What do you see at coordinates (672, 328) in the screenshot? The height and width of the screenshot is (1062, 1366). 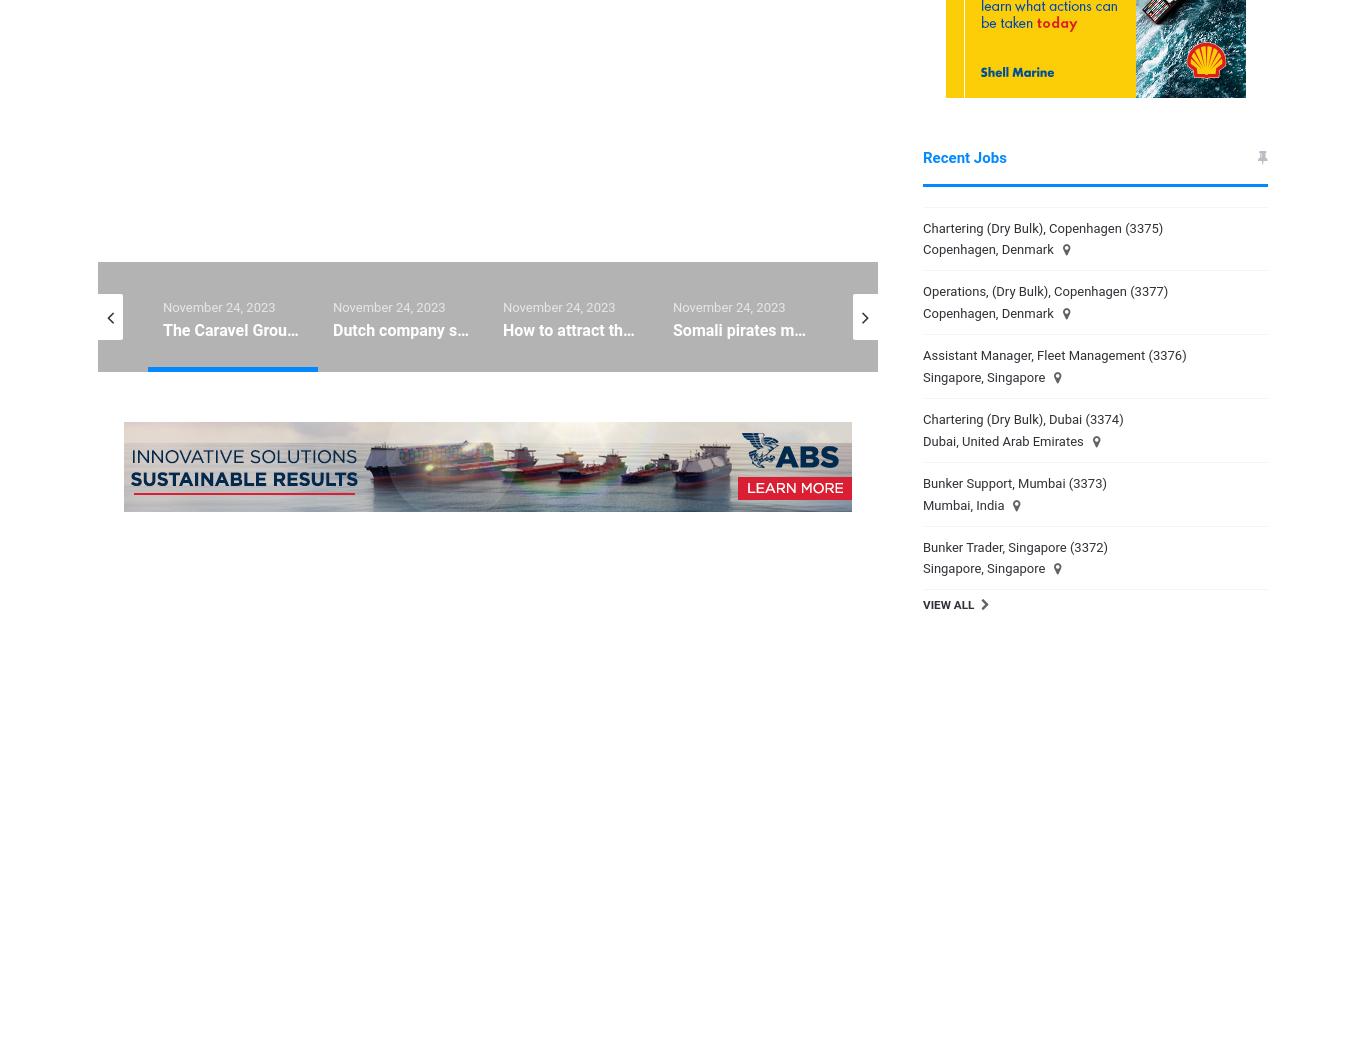 I see `'Somali pirates make their first return in years'` at bounding box center [672, 328].